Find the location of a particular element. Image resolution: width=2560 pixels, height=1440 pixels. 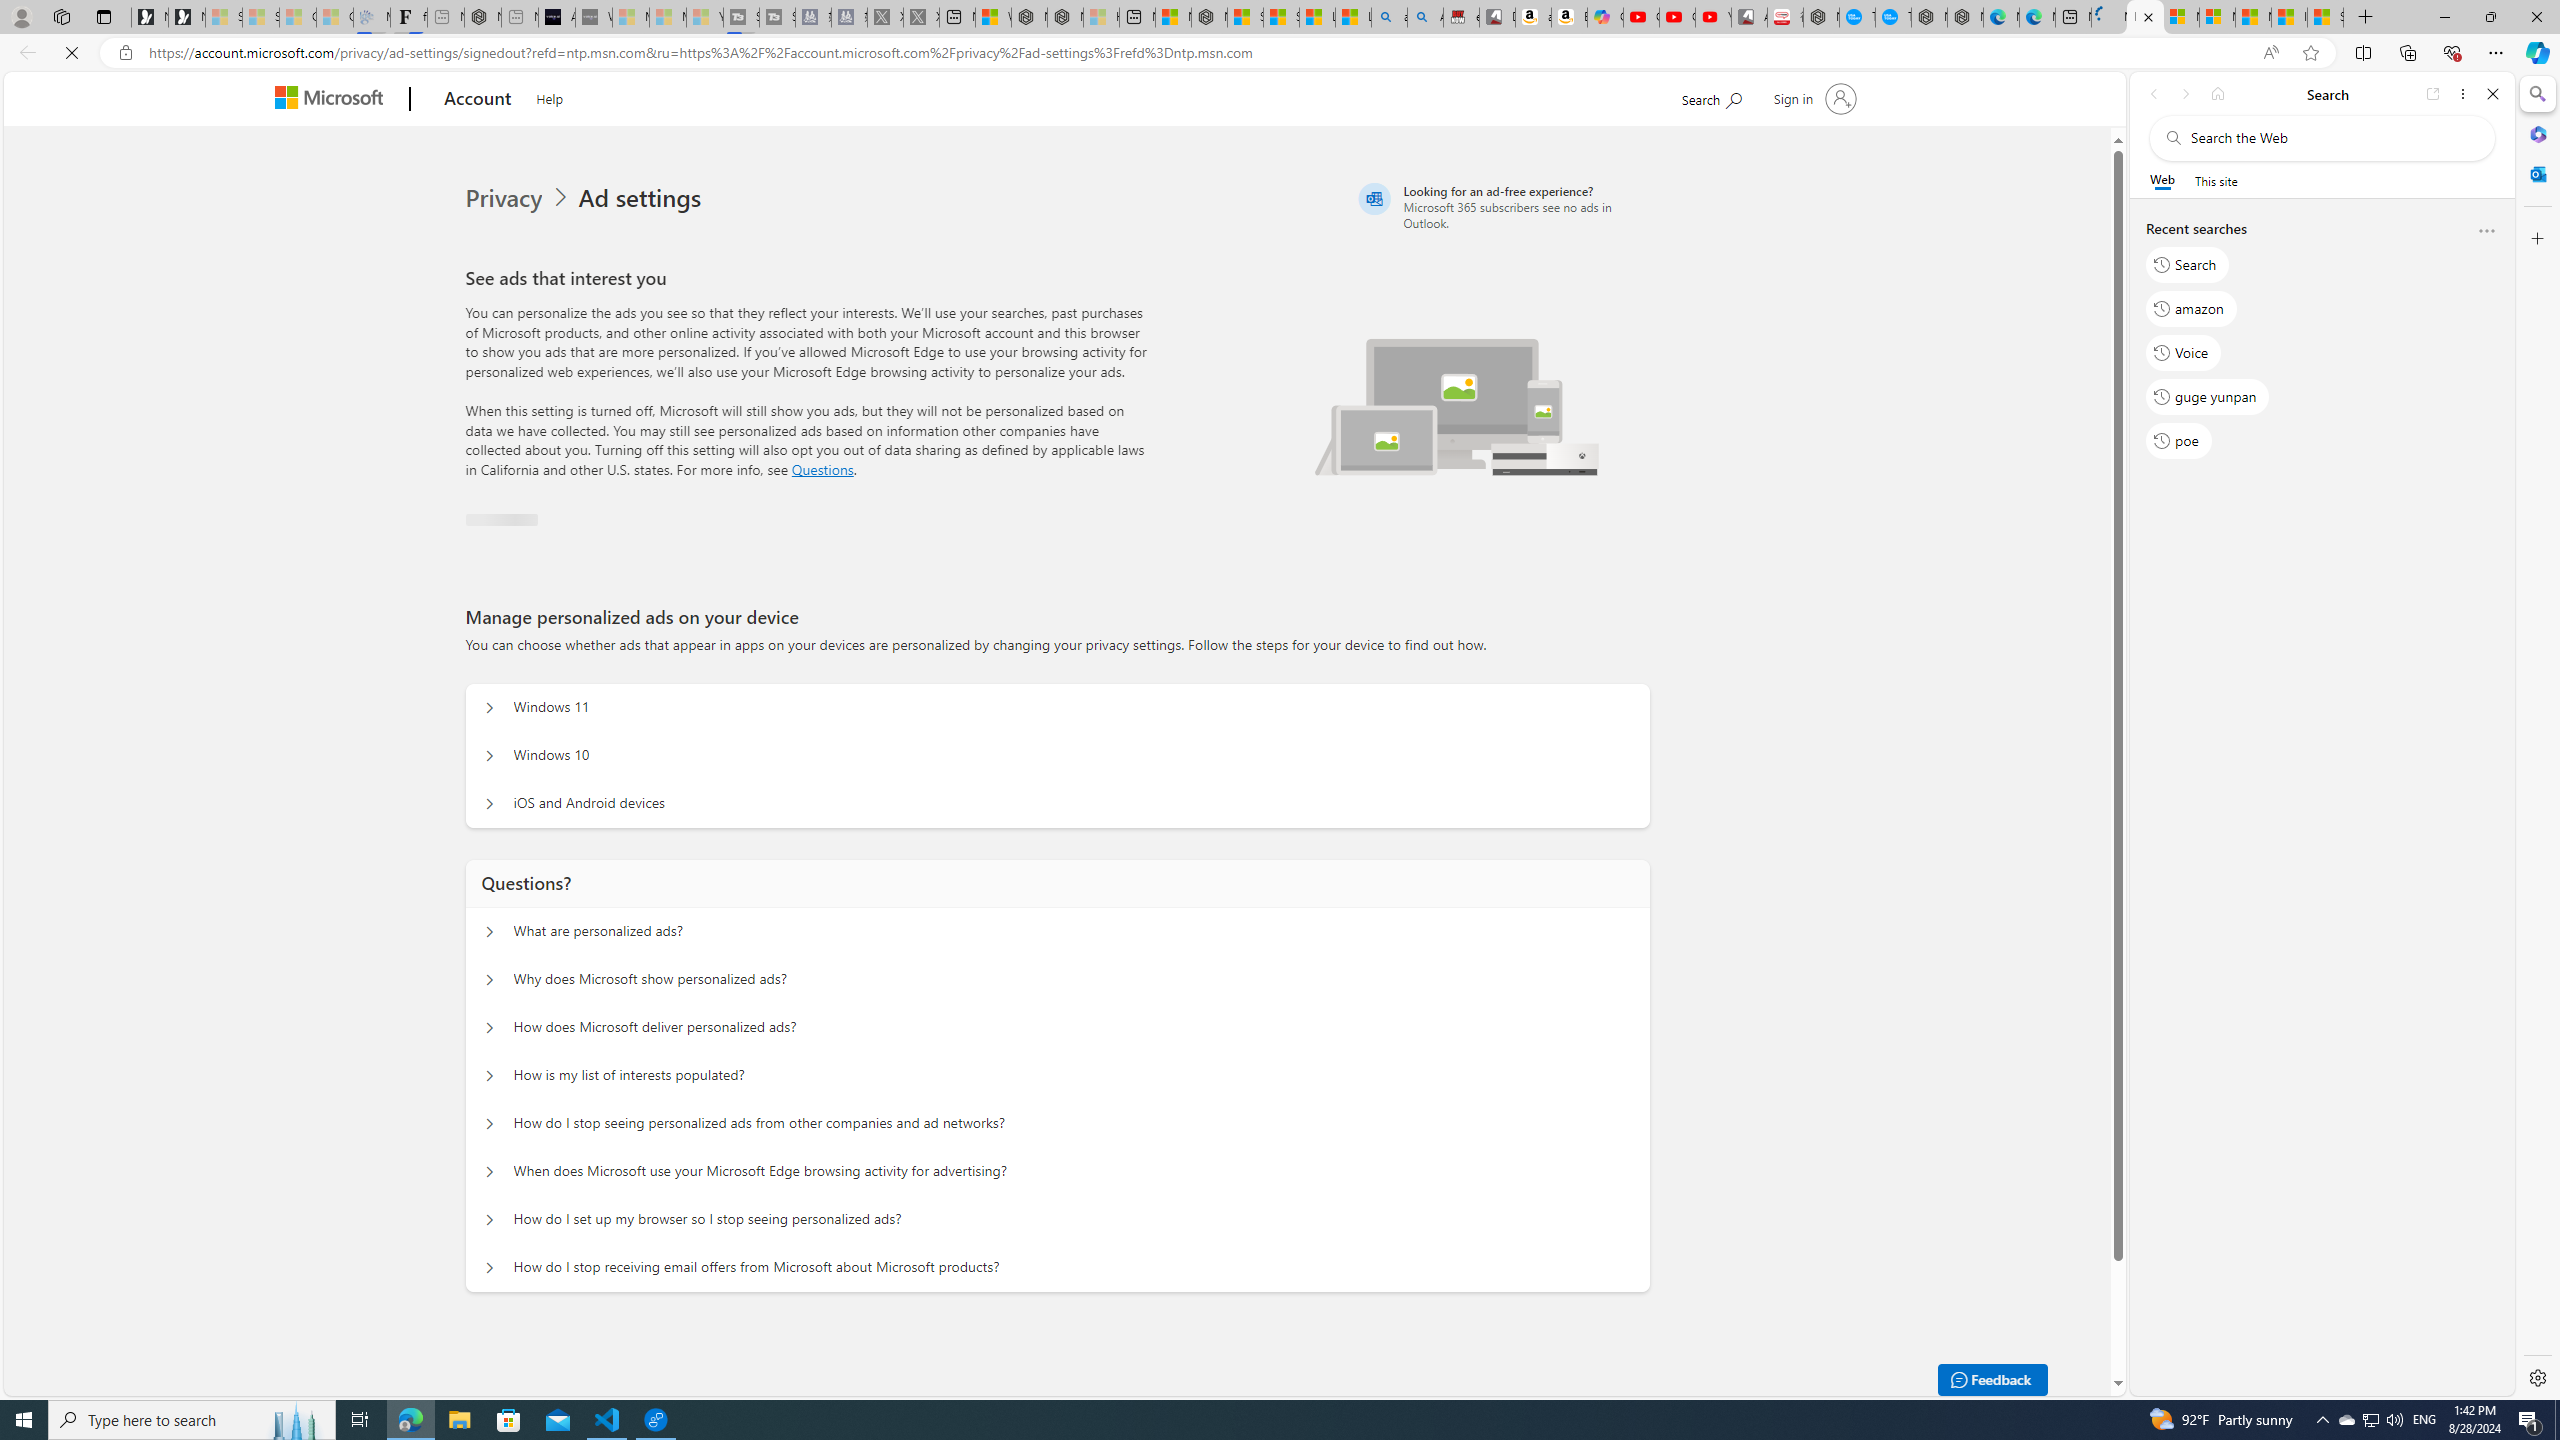

'All Cubot phones' is located at coordinates (1748, 16).